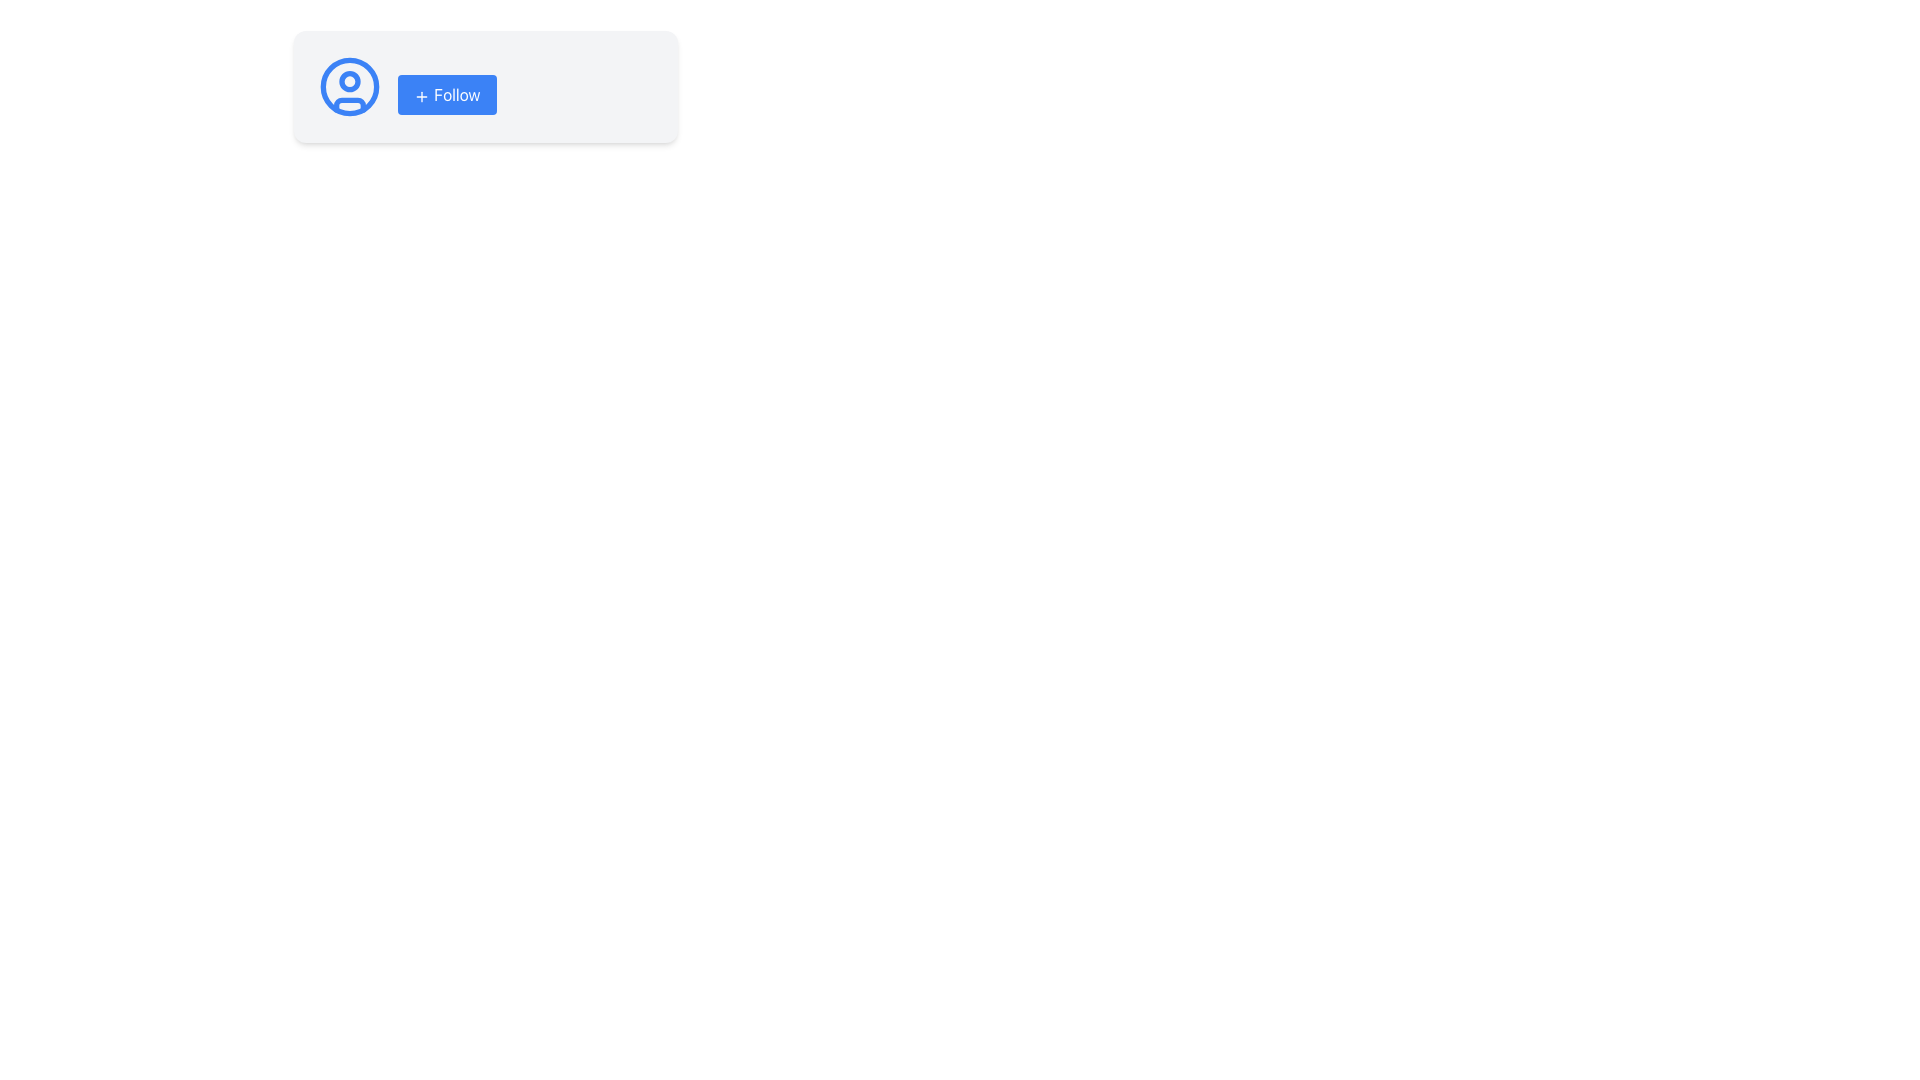 Image resolution: width=1920 pixels, height=1080 pixels. What do you see at coordinates (350, 80) in the screenshot?
I see `the decorative circle element centered within the 'circle-user' SVG graphic, located near the top center of the icon` at bounding box center [350, 80].